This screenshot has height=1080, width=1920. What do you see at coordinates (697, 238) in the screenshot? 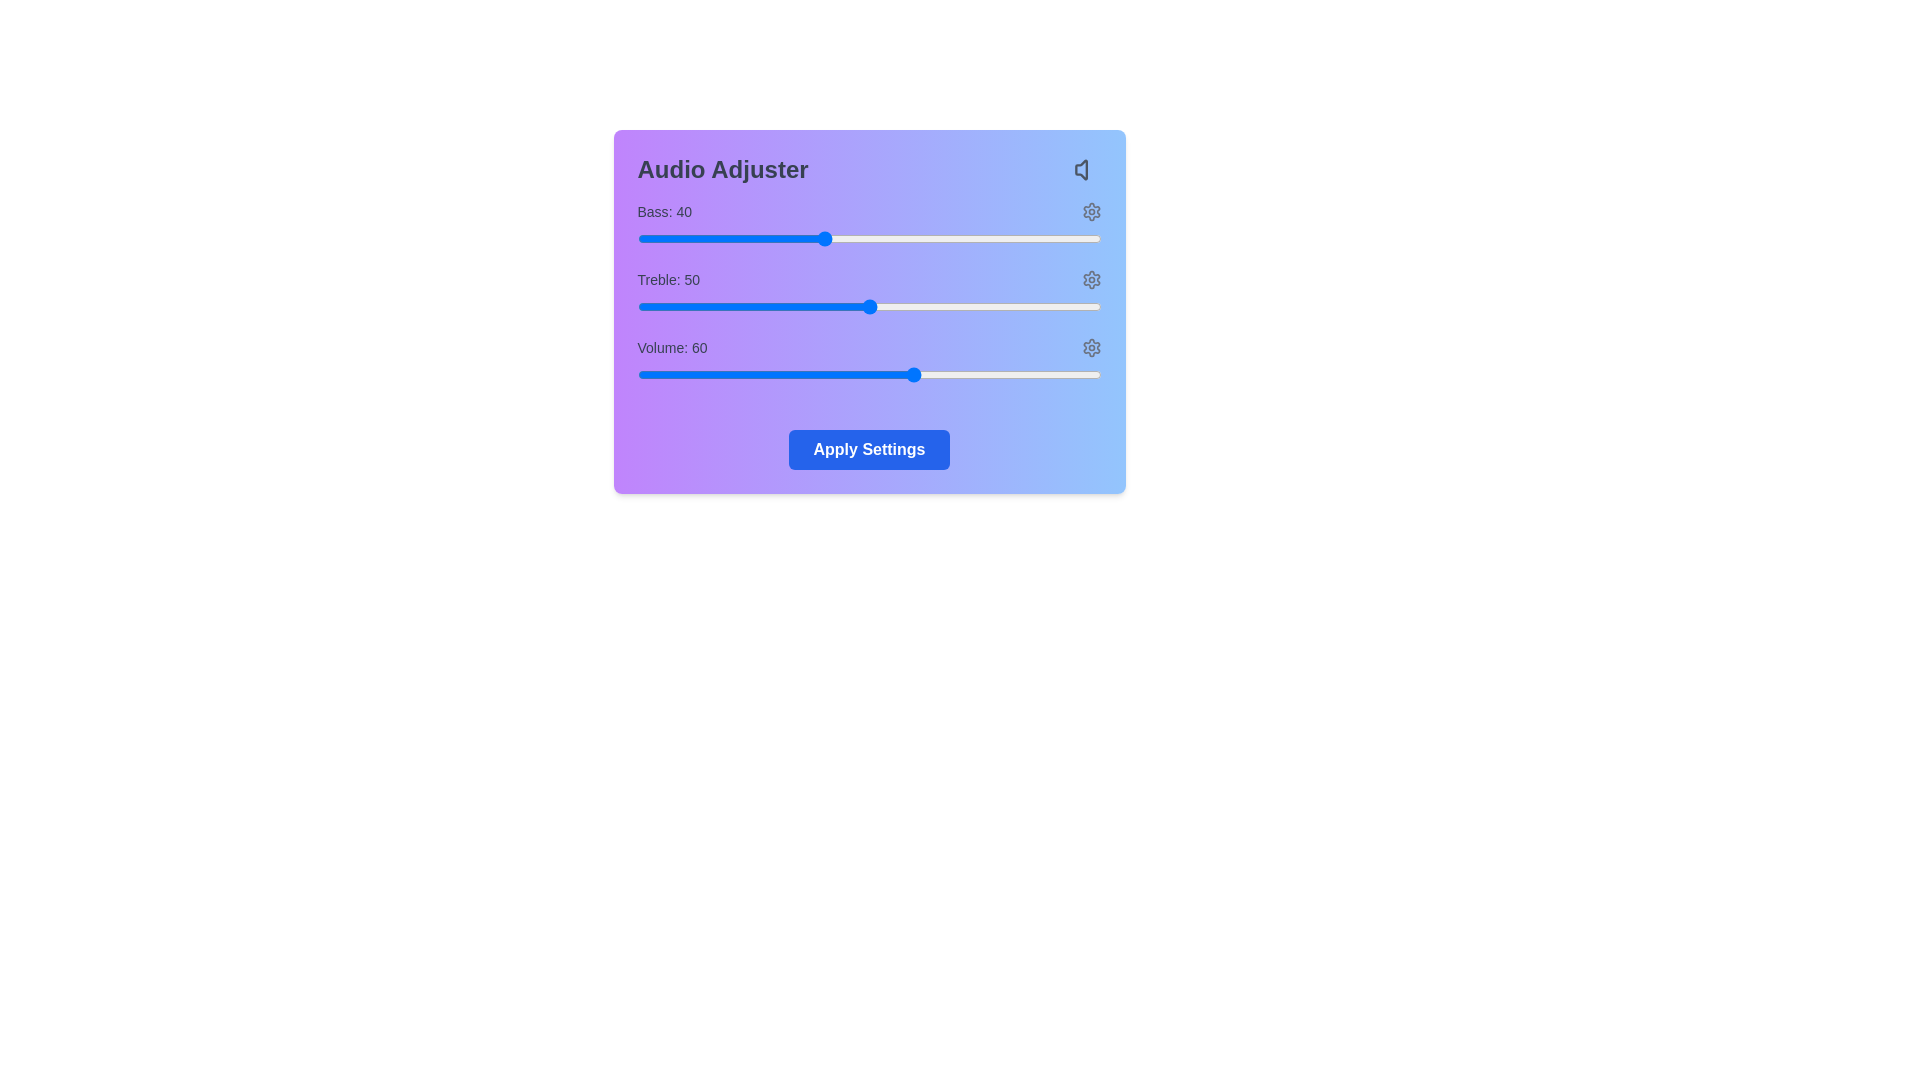
I see `the bass level` at bounding box center [697, 238].